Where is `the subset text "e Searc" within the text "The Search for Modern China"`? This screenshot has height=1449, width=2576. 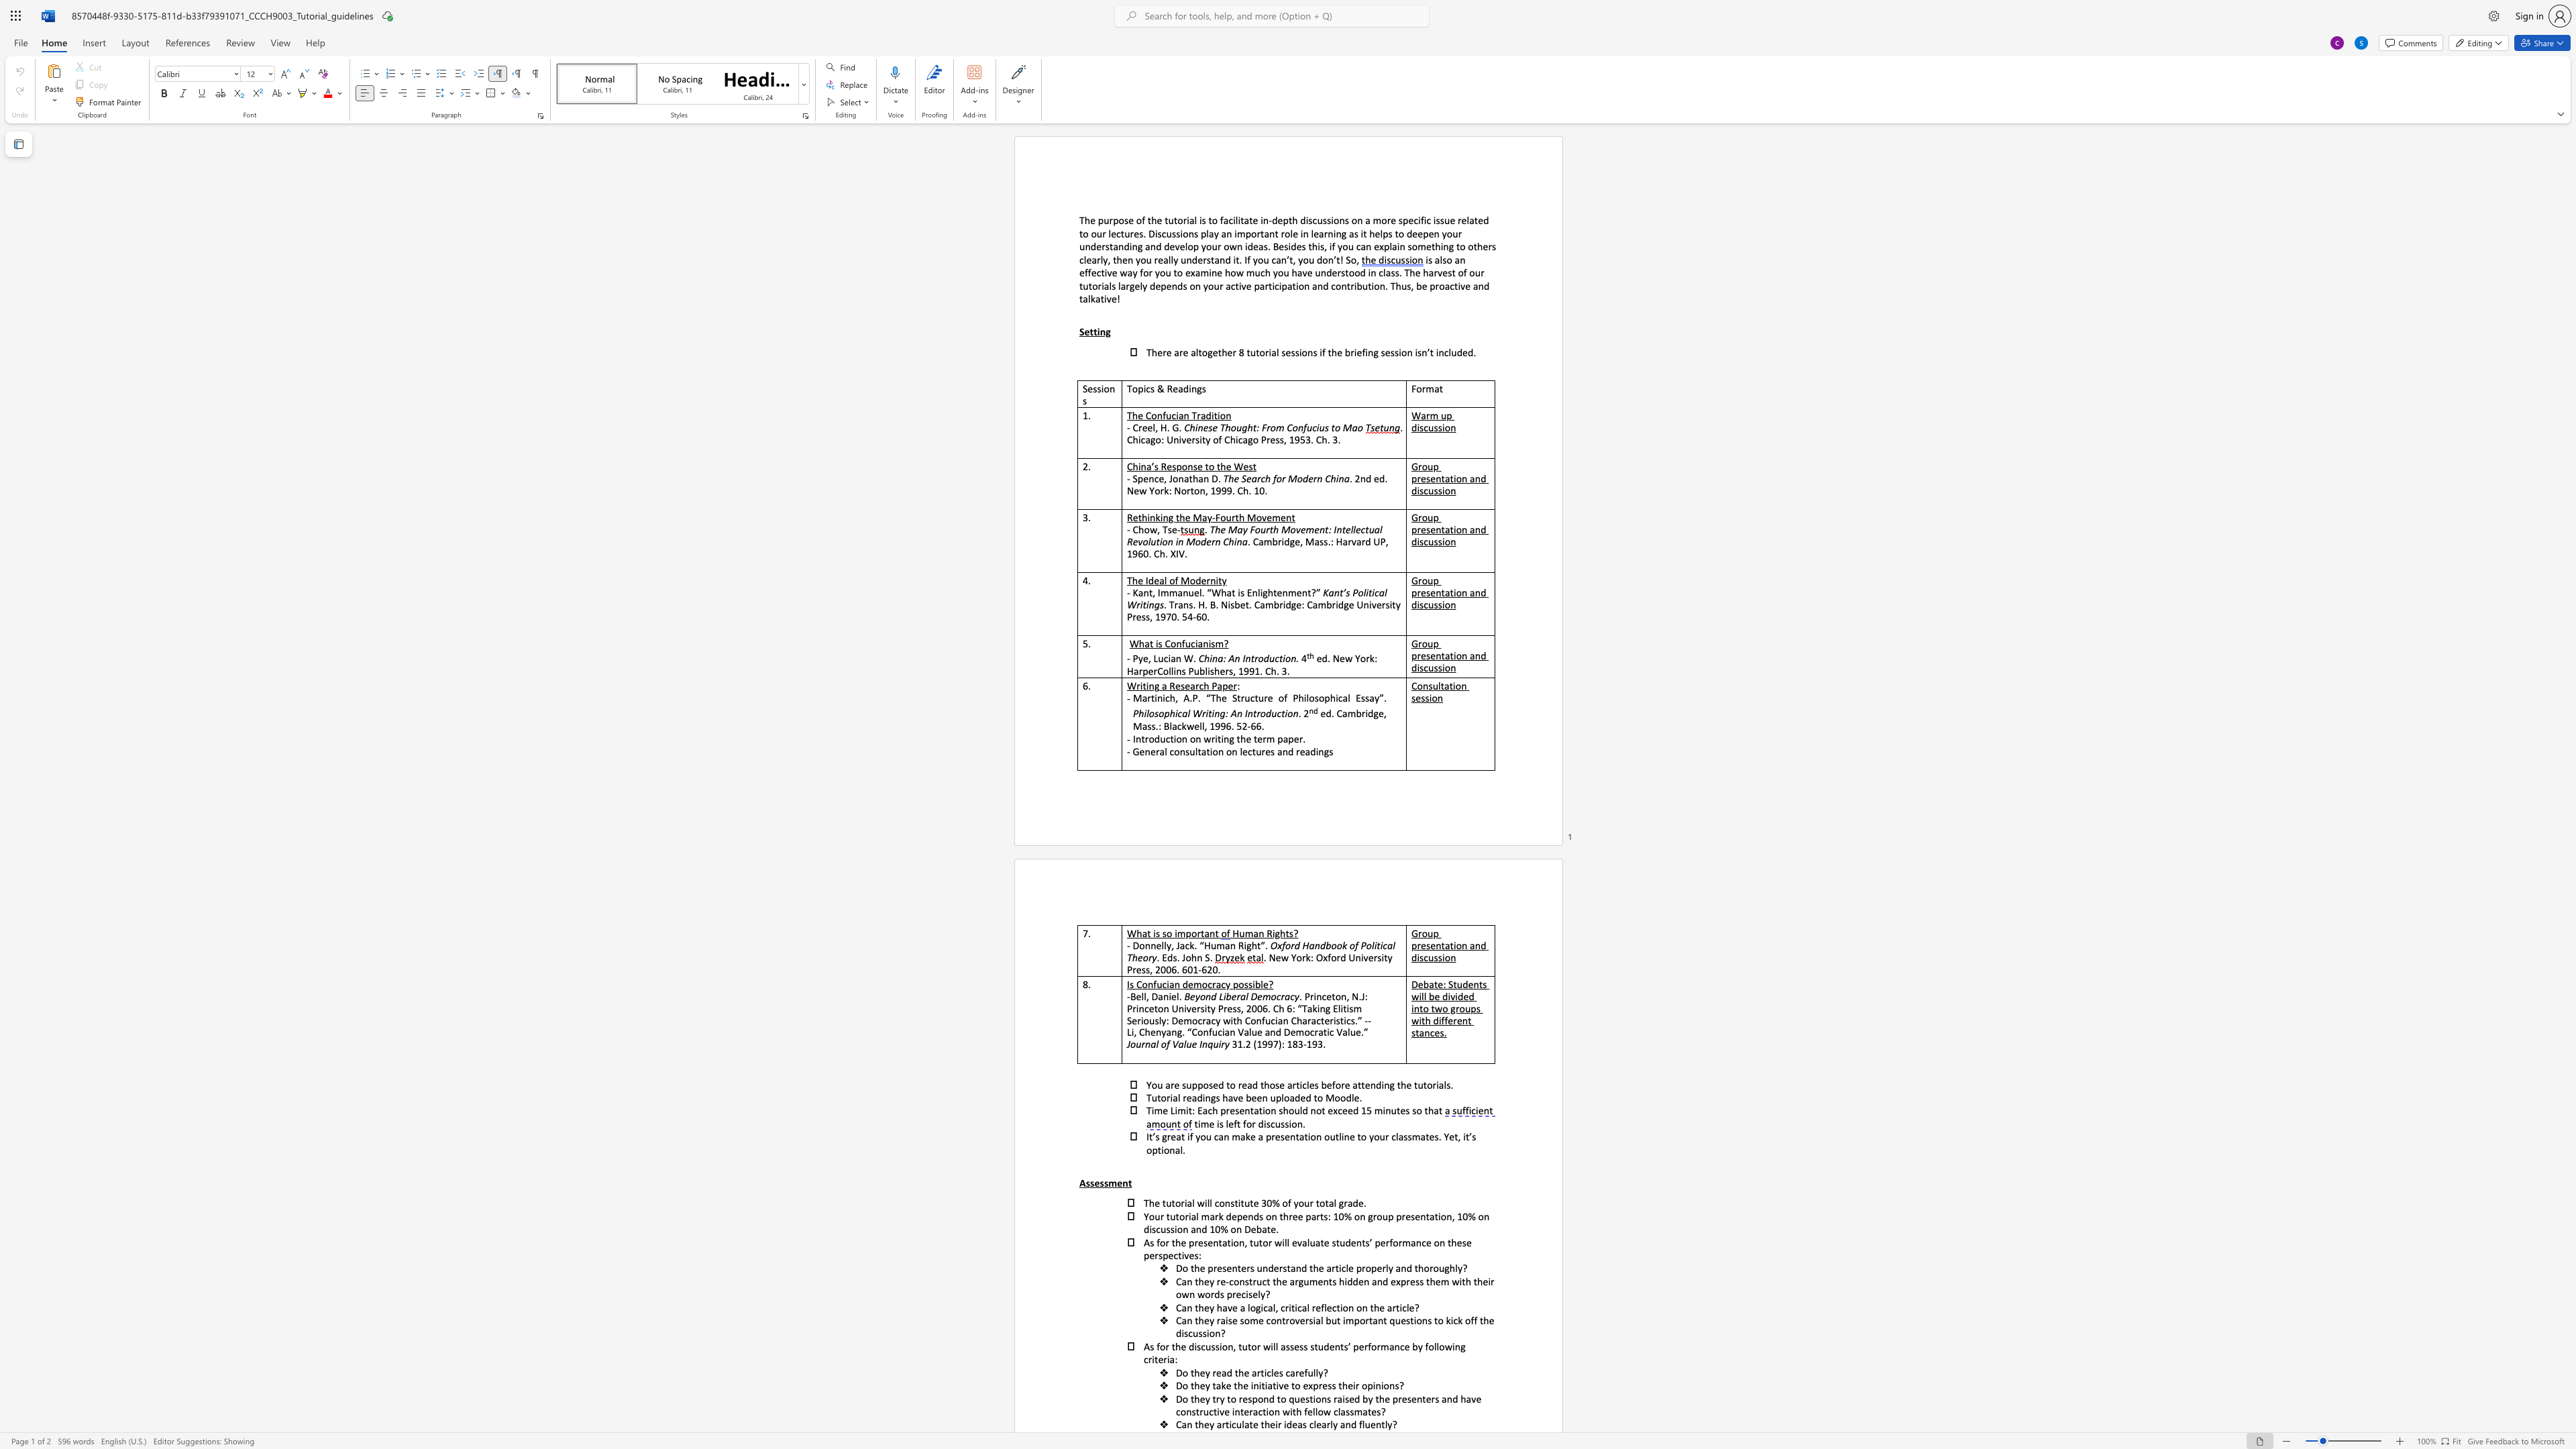 the subset text "e Searc" within the text "The Search for Modern China" is located at coordinates (1234, 478).